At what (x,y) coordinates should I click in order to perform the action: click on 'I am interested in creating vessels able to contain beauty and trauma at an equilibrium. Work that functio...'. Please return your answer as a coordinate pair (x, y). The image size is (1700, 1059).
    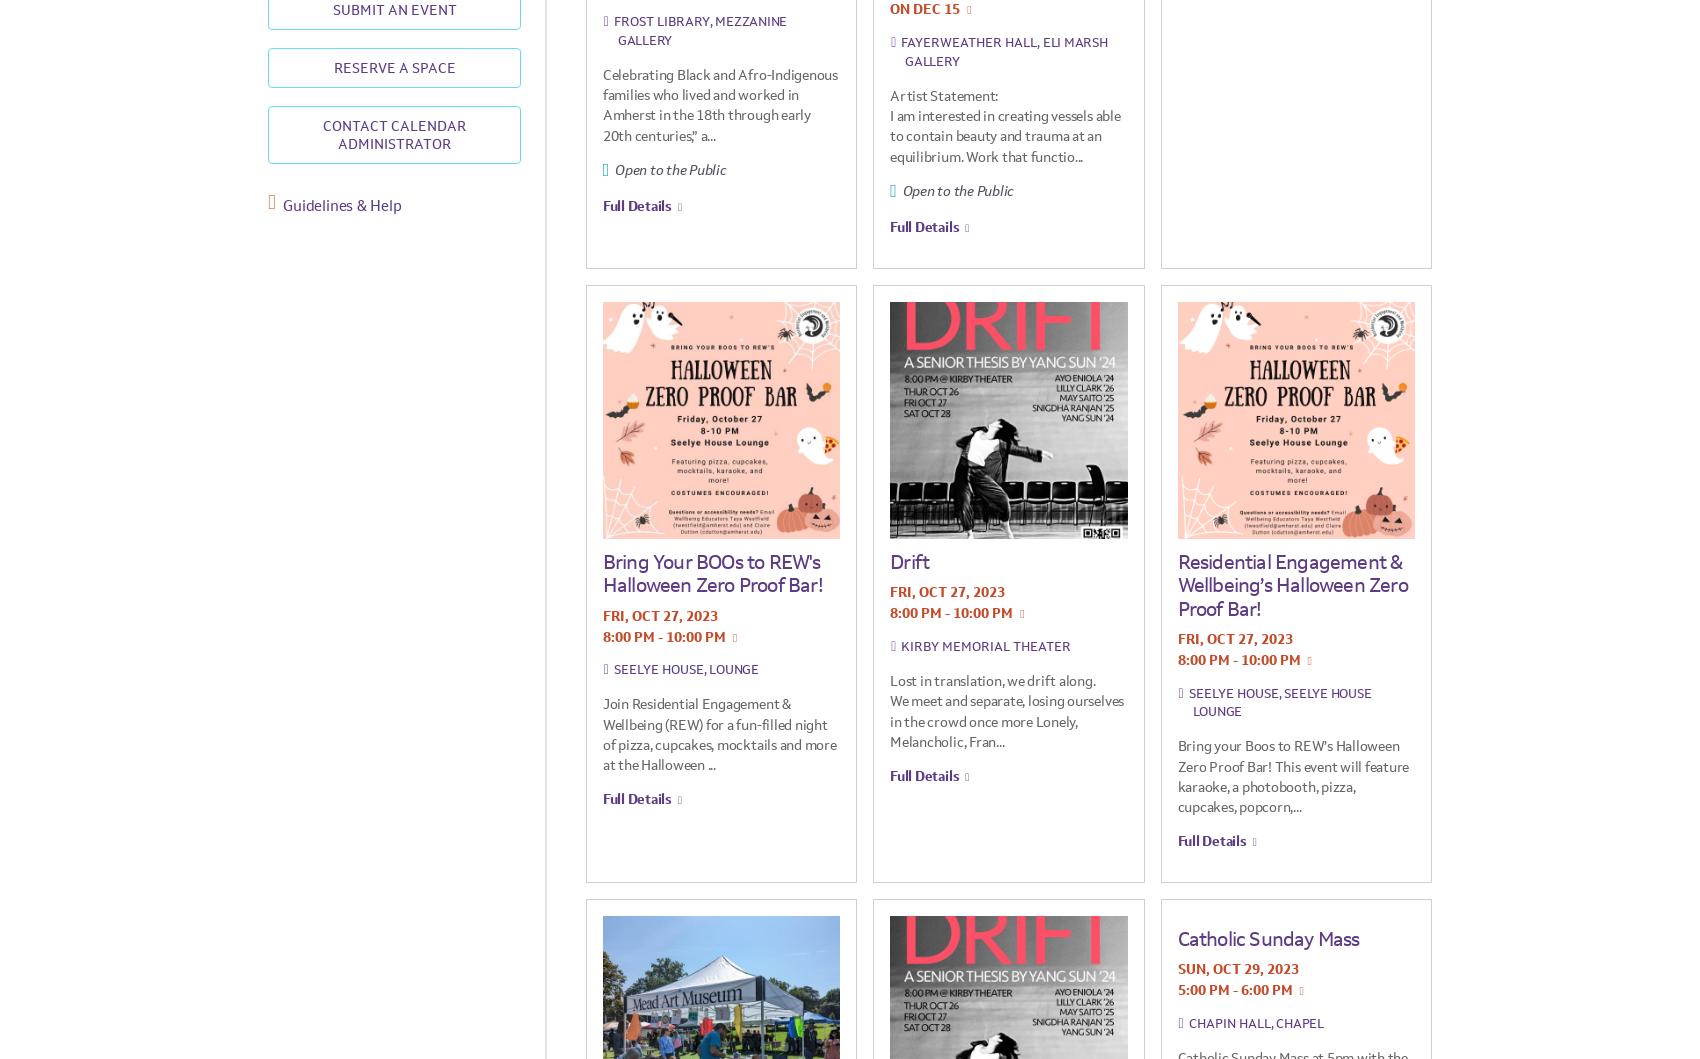
    Looking at the image, I should click on (1004, 134).